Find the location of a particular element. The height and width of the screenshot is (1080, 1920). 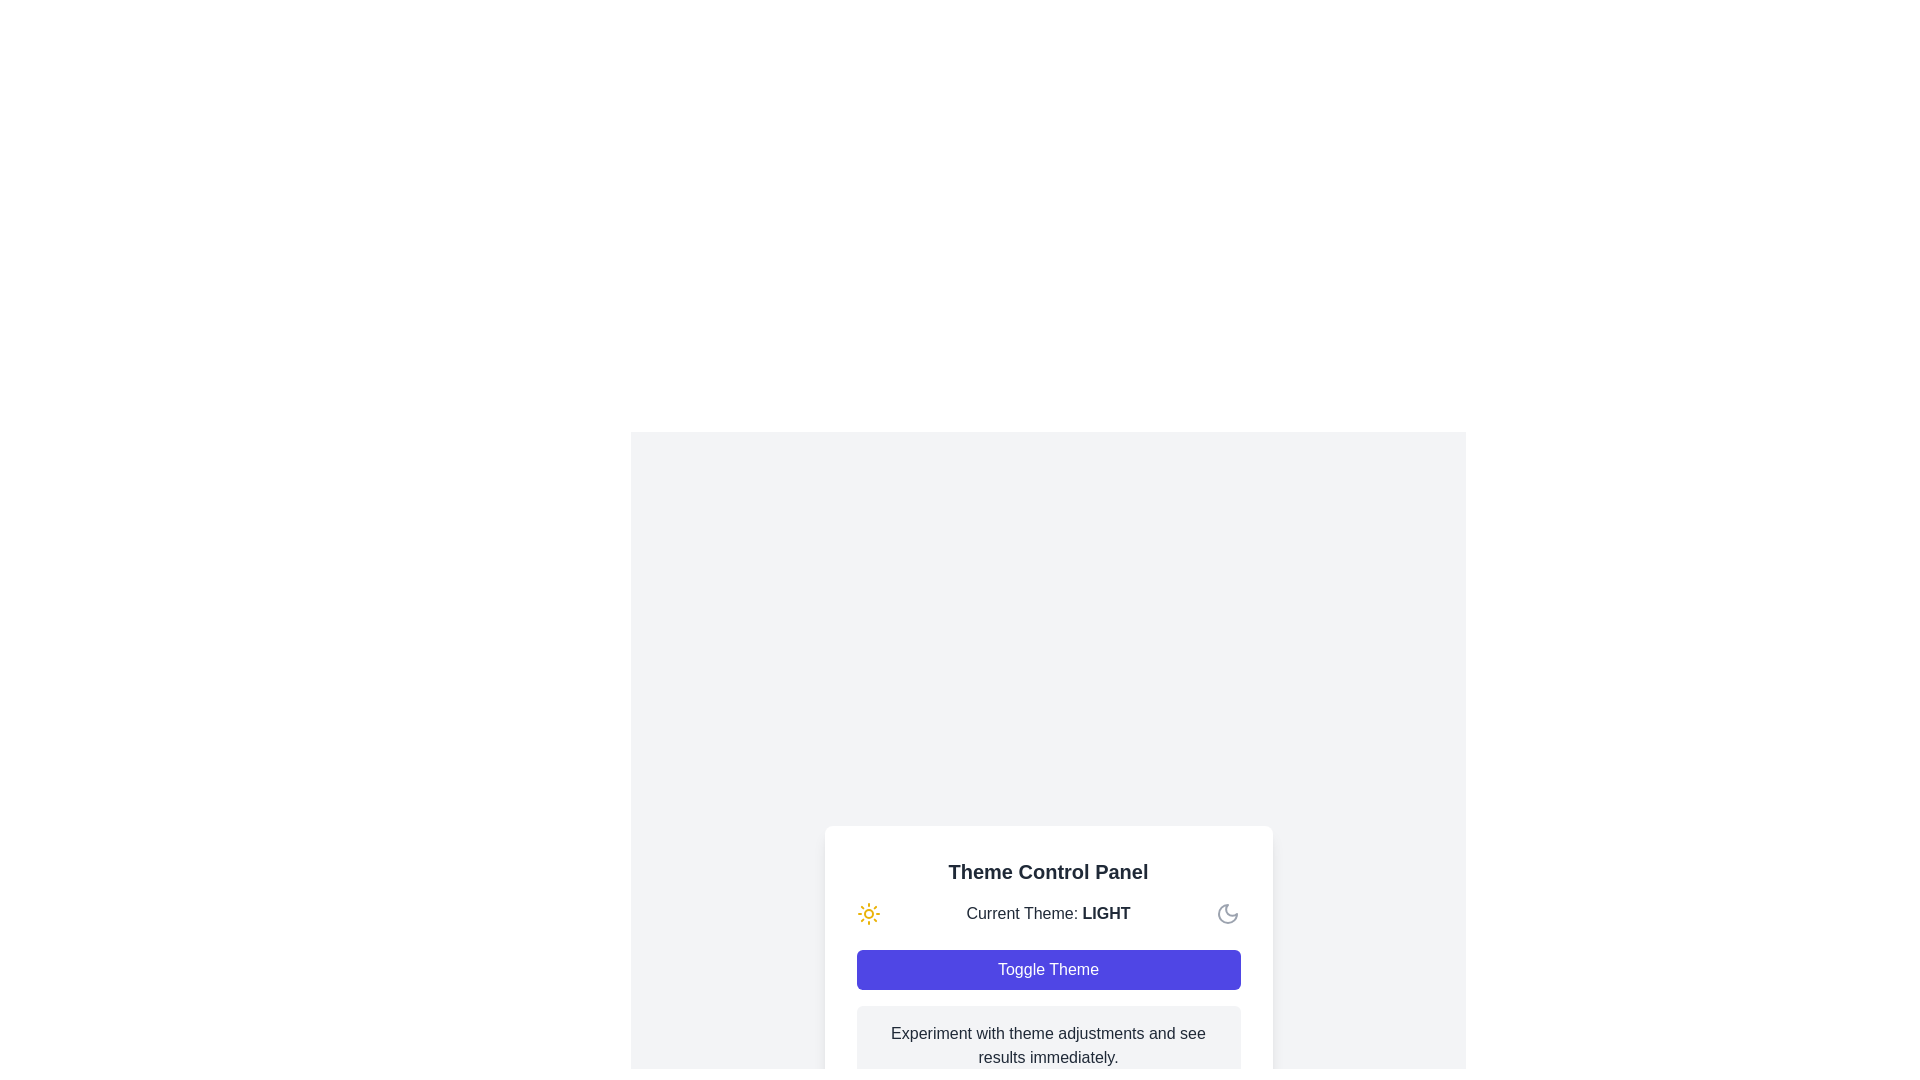

the text label 'LIGHT', which is styled in bold, sans-serif font and indicates the current theme in the control panel is located at coordinates (1105, 913).